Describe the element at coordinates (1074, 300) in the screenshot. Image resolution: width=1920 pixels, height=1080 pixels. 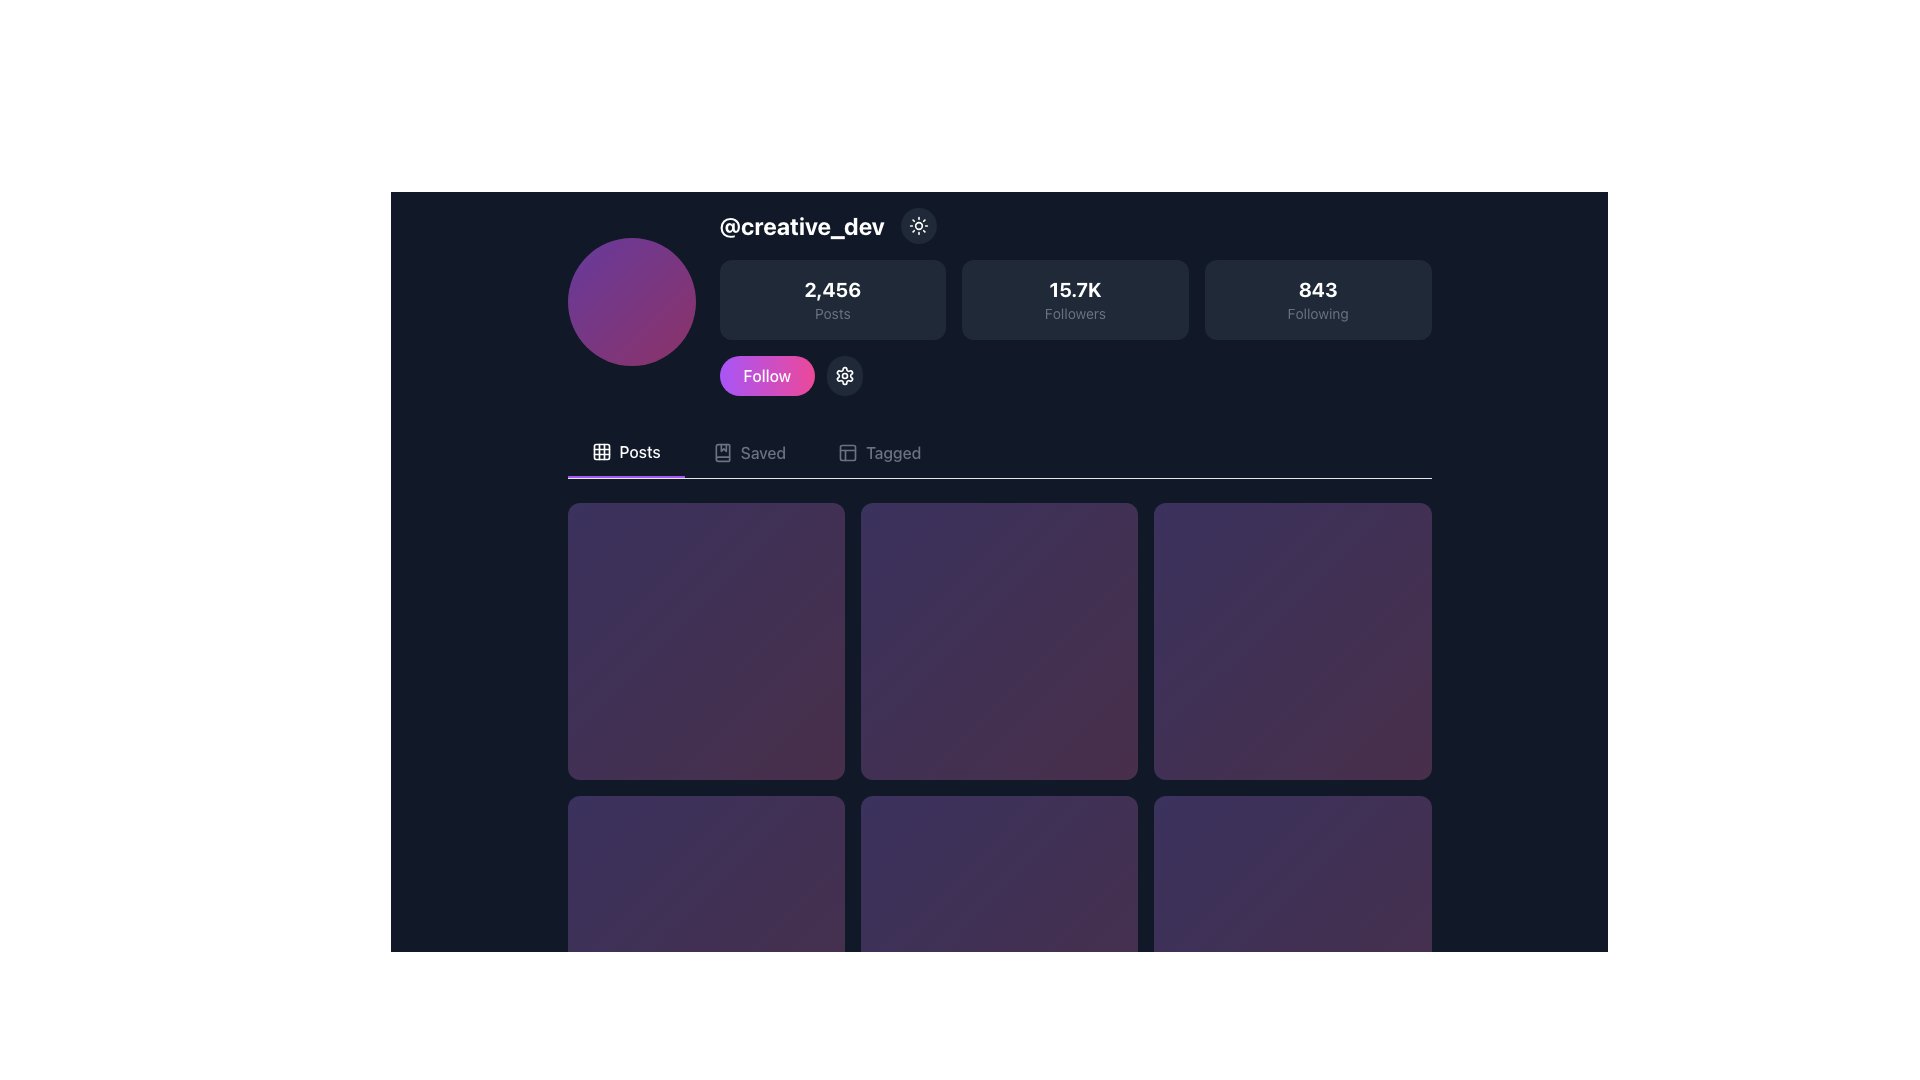
I see `the Text block that displays the follower count, which is centrally located in the second column of a horizontally aligned grid, positioned between '2,456 Posts' on the left and '843 Following' on the right` at that location.